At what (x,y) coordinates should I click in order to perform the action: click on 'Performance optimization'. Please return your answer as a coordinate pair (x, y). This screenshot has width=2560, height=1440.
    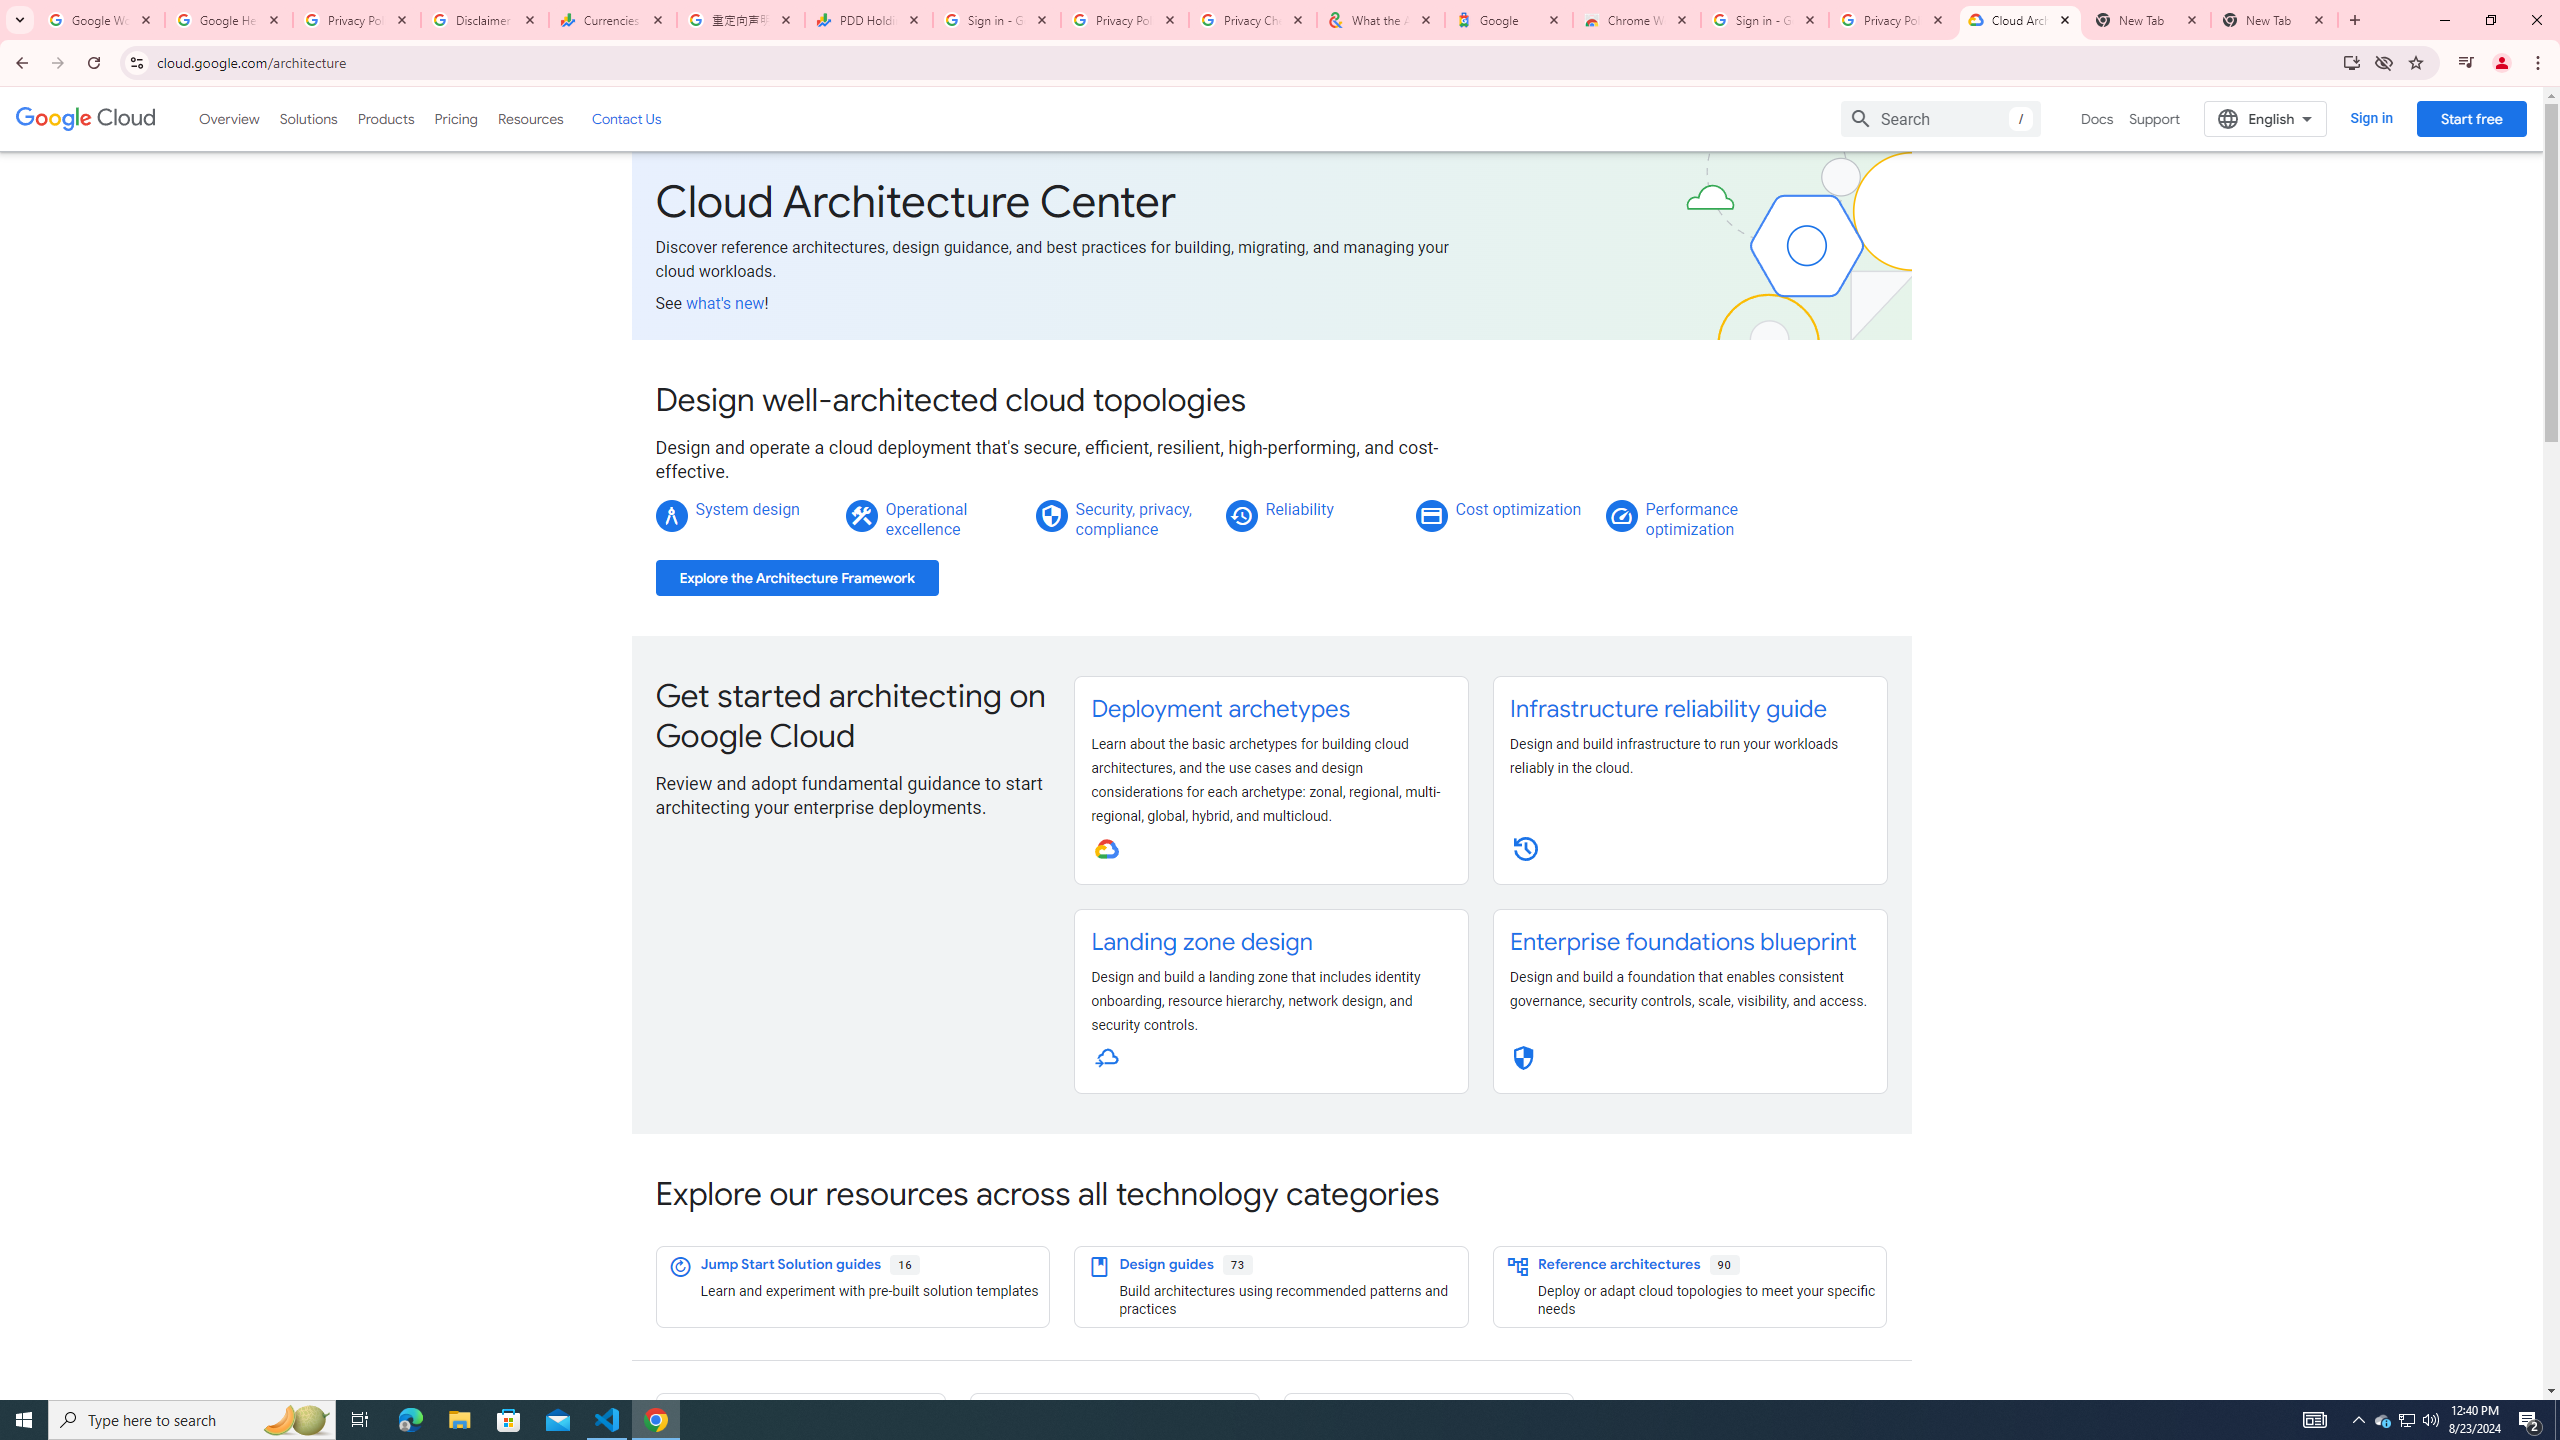
    Looking at the image, I should click on (1691, 518).